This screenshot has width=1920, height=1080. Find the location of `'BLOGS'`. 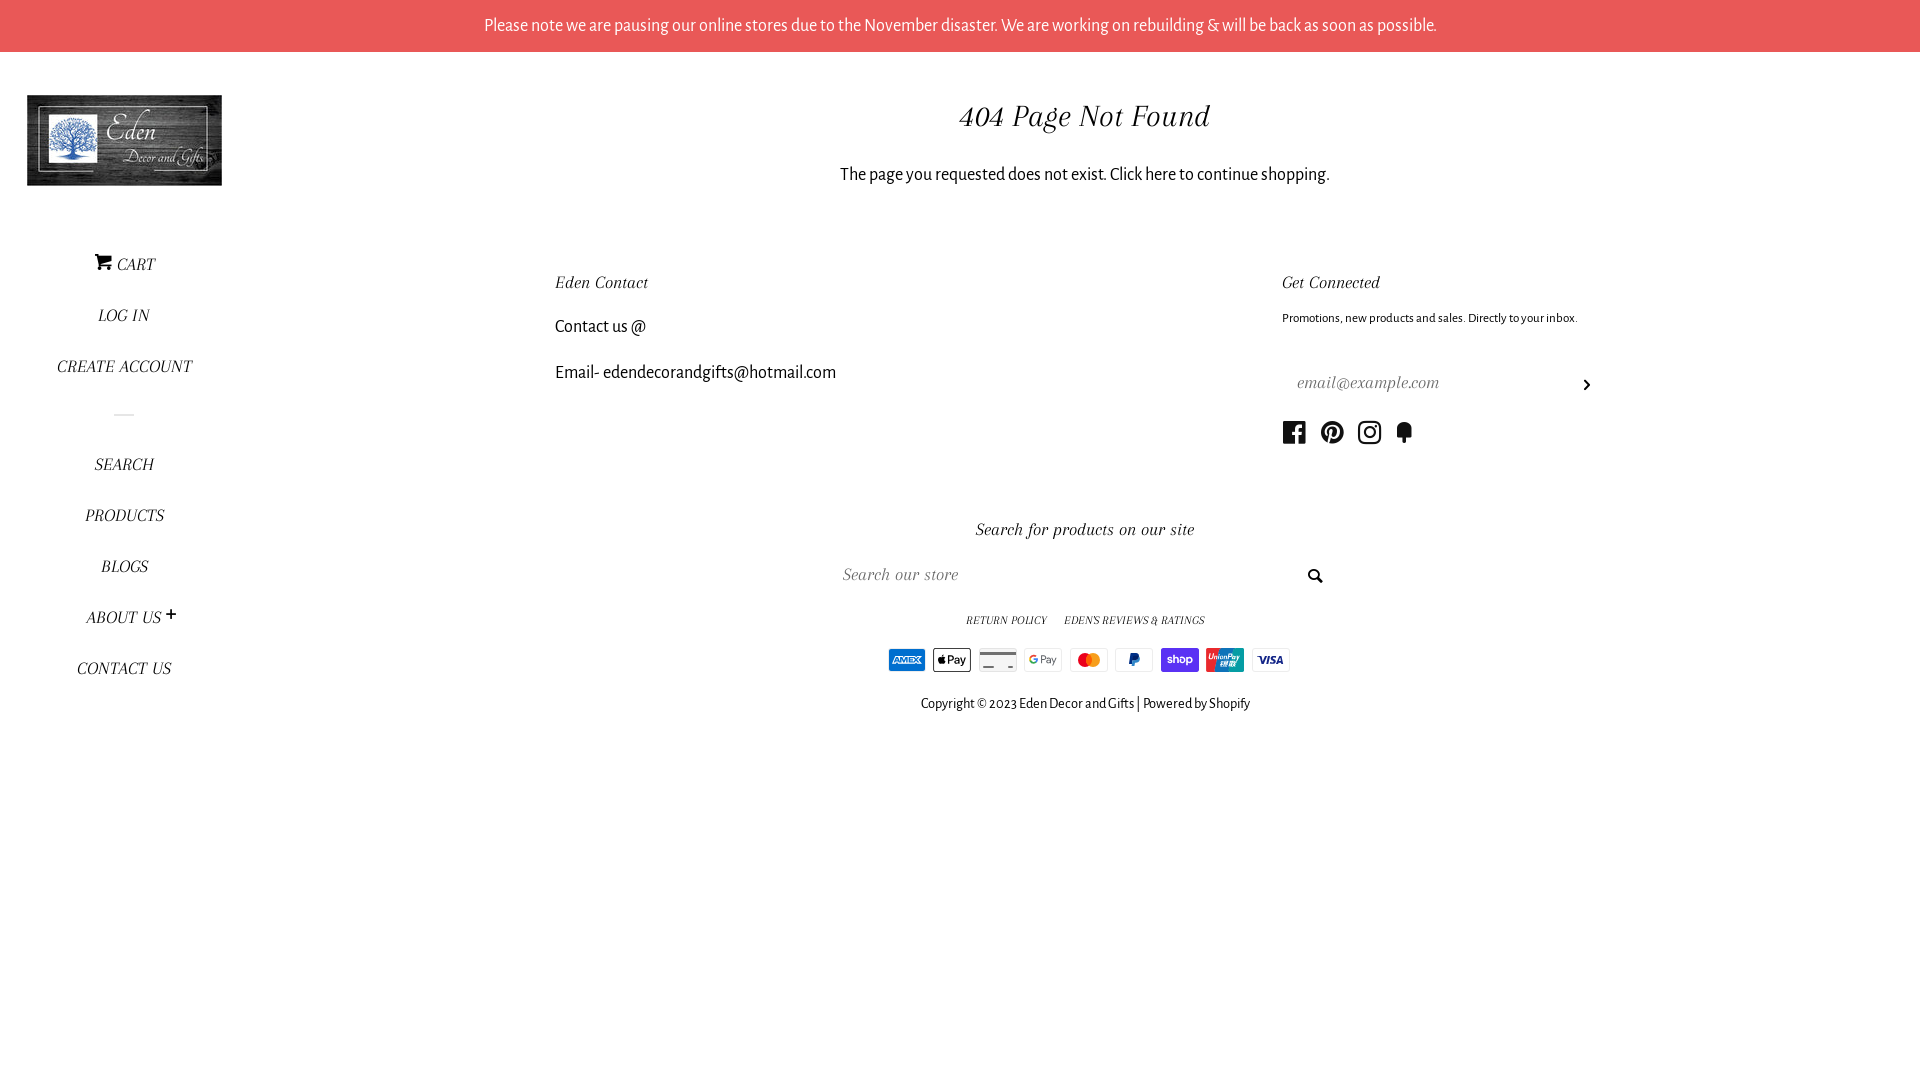

'BLOGS' is located at coordinates (43, 573).